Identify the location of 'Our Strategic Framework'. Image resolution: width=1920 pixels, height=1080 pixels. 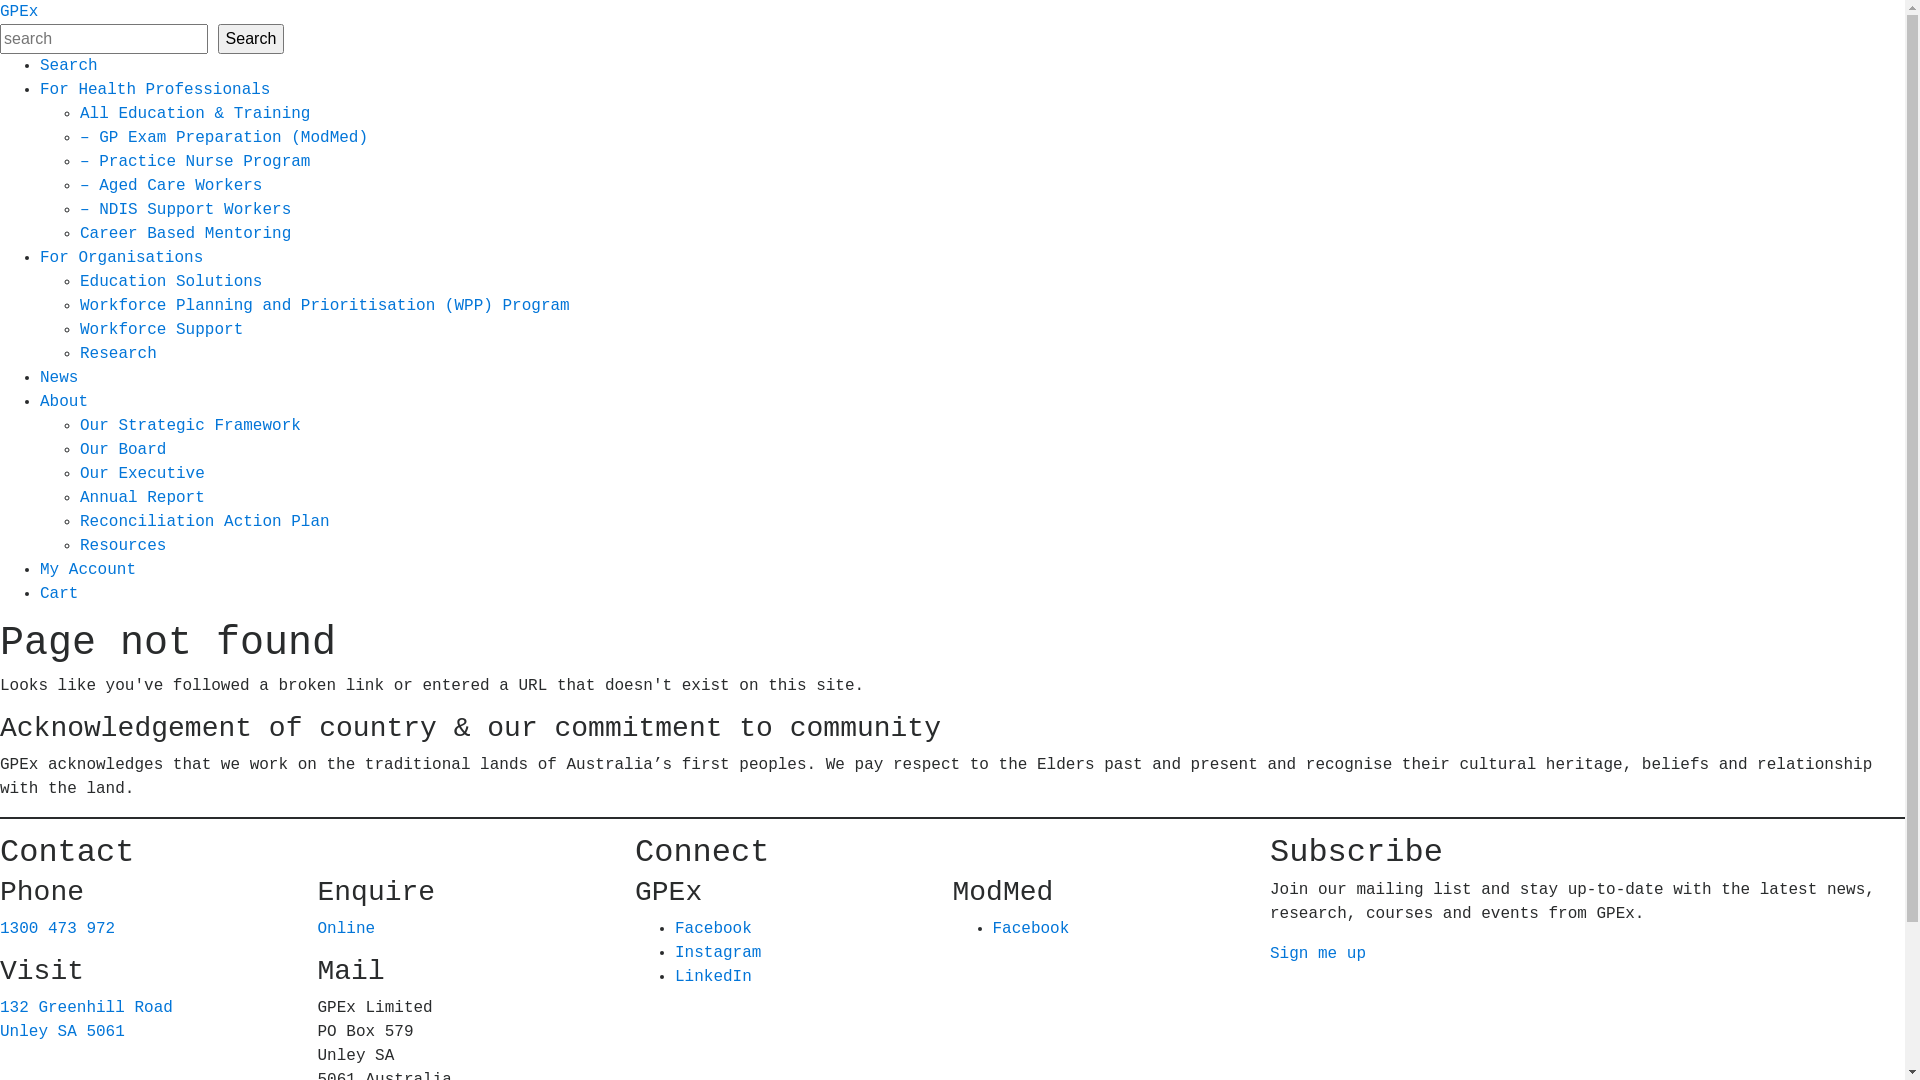
(80, 424).